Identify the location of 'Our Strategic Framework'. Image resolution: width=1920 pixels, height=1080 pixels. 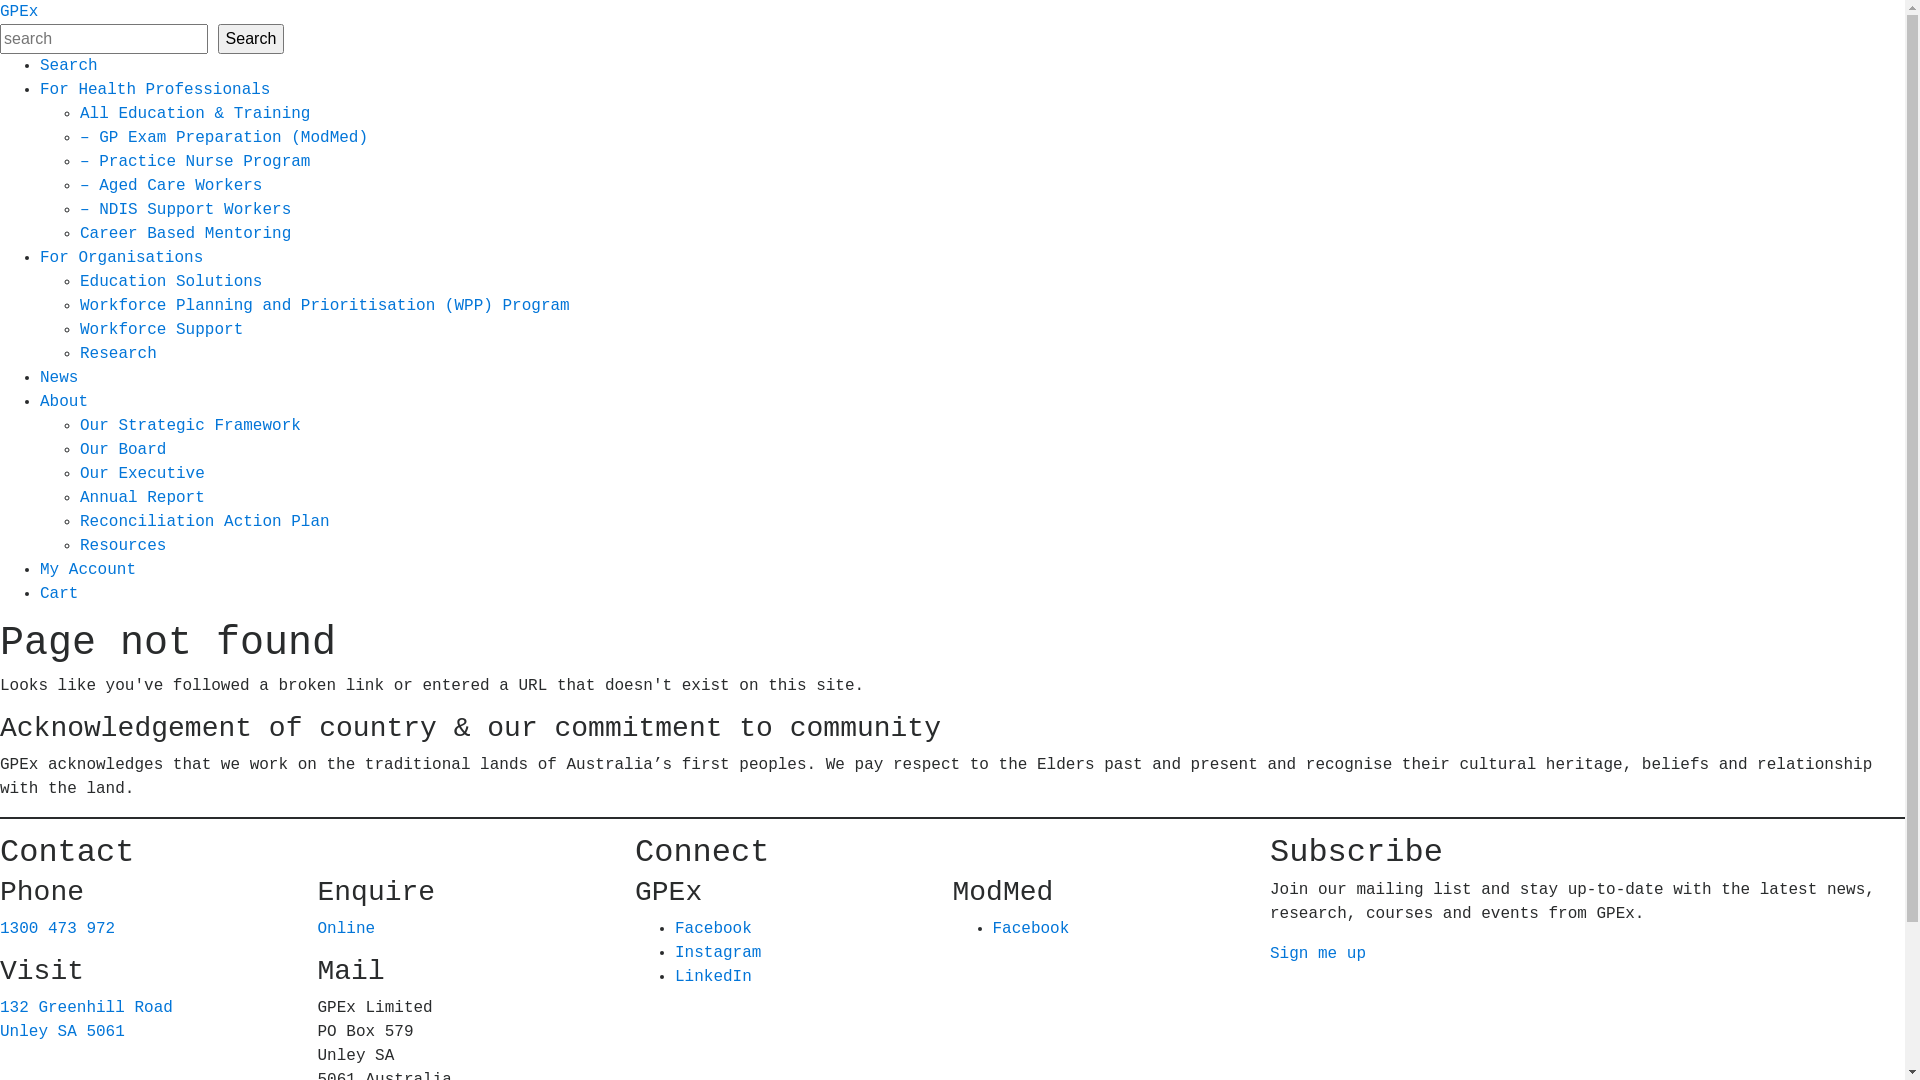
(80, 424).